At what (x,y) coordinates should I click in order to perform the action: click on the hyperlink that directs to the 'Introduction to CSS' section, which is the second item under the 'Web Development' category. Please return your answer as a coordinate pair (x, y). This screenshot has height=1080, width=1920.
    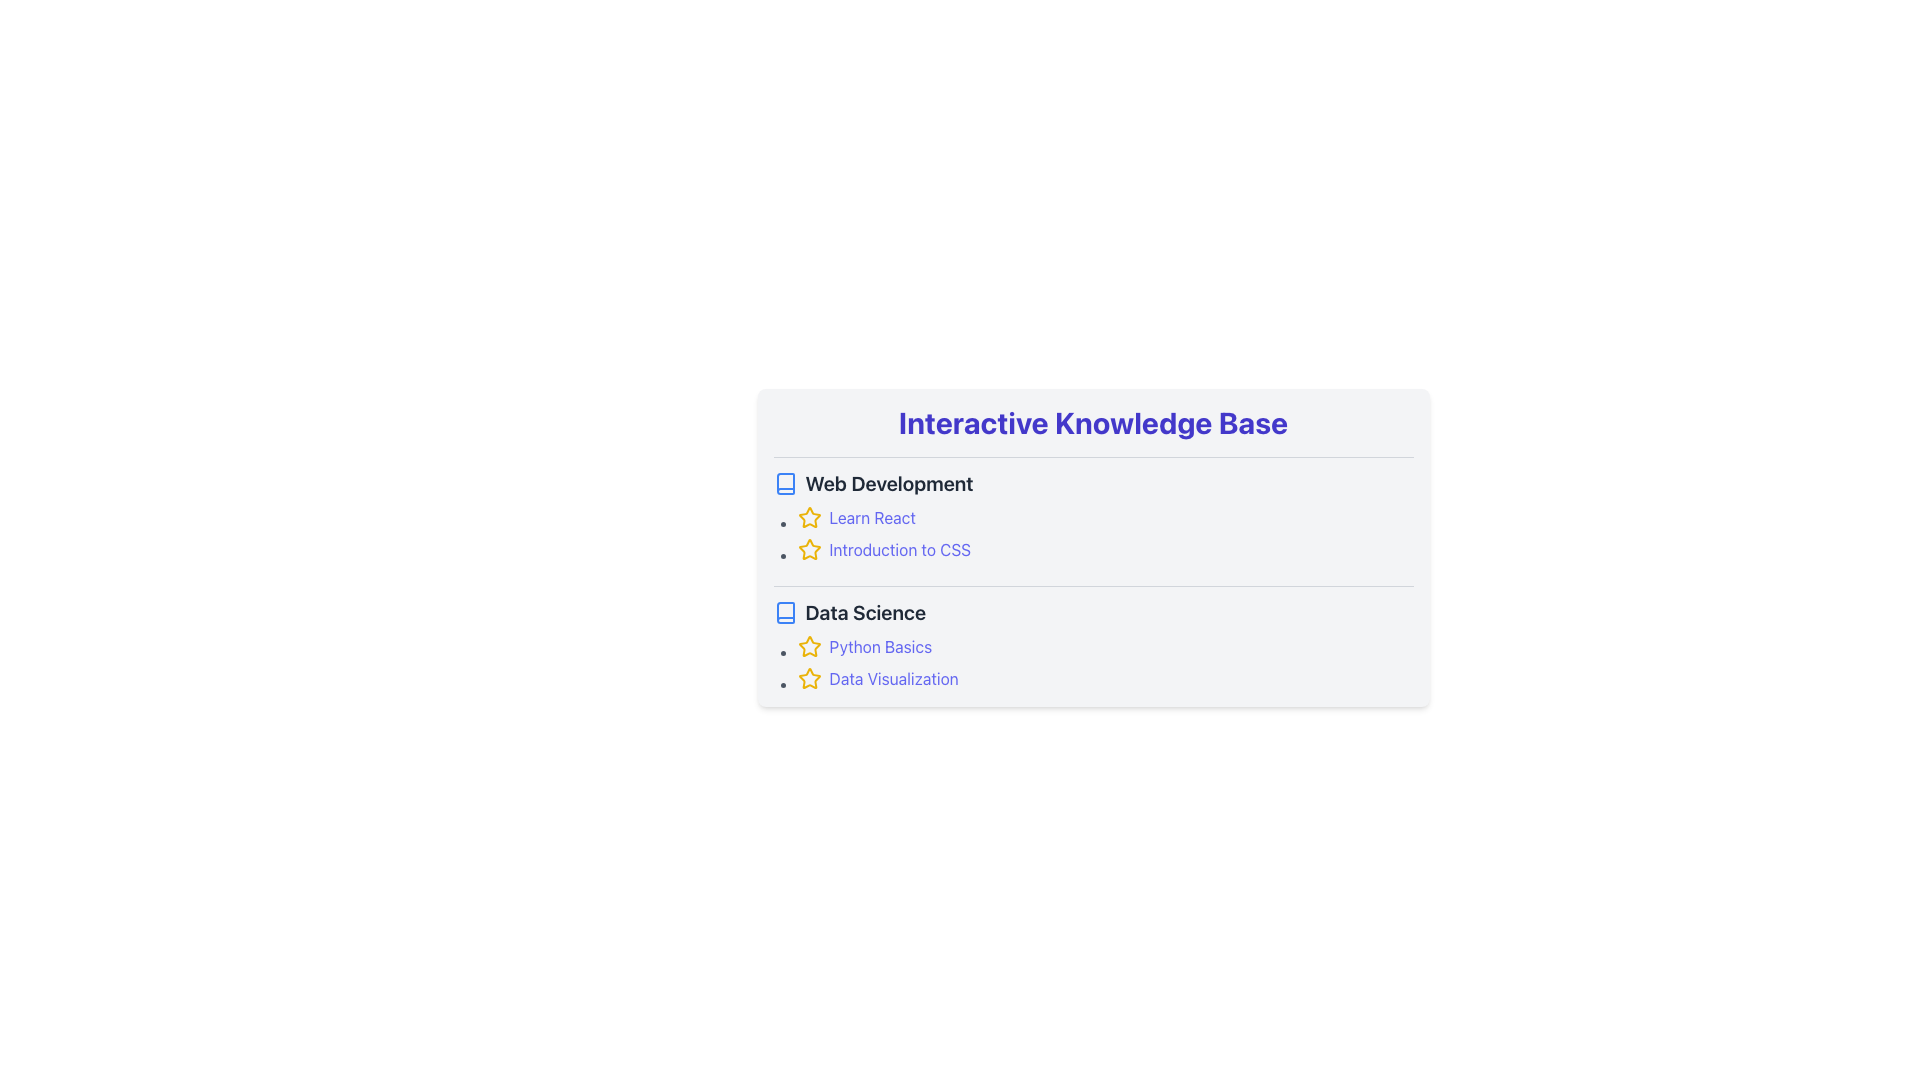
    Looking at the image, I should click on (1104, 550).